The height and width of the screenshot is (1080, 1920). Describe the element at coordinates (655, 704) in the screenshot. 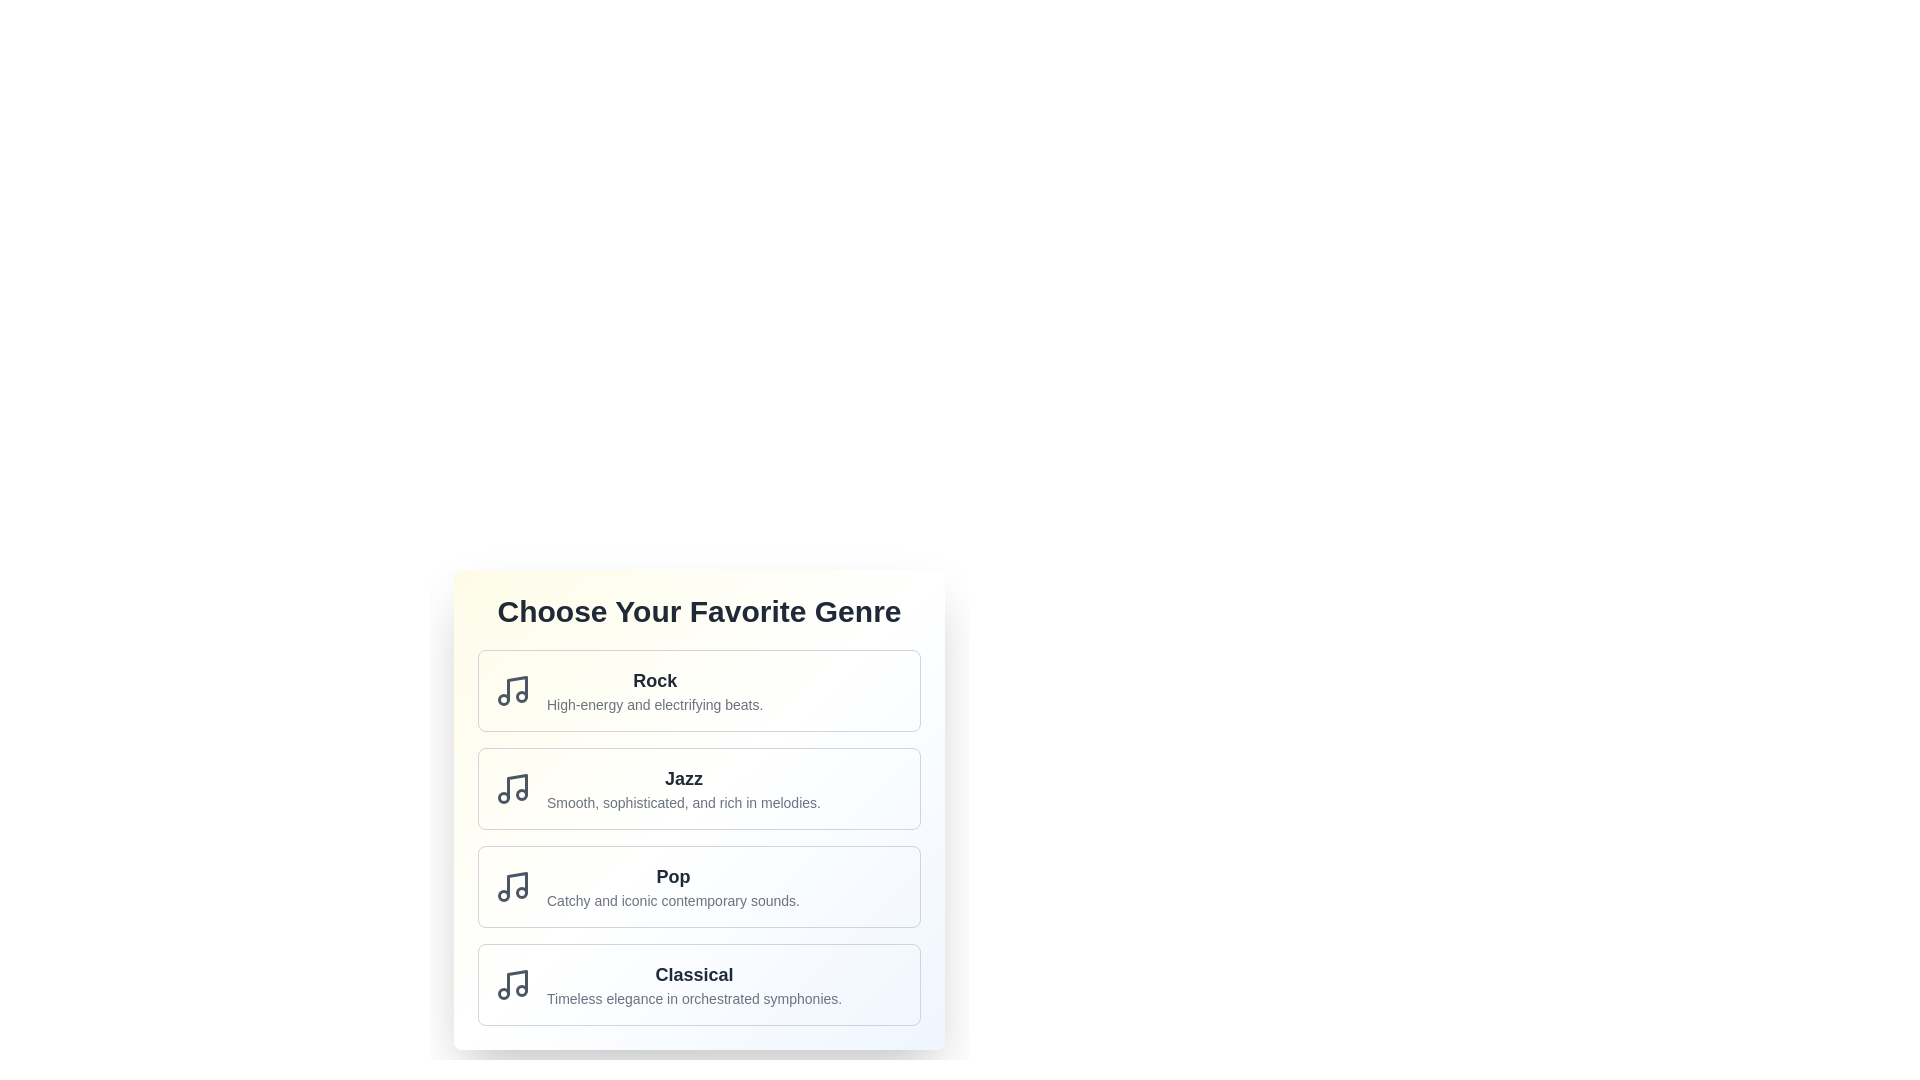

I see `the descriptive subtitle element located directly beneath the 'Rock' header in the vertically arranged list` at that location.